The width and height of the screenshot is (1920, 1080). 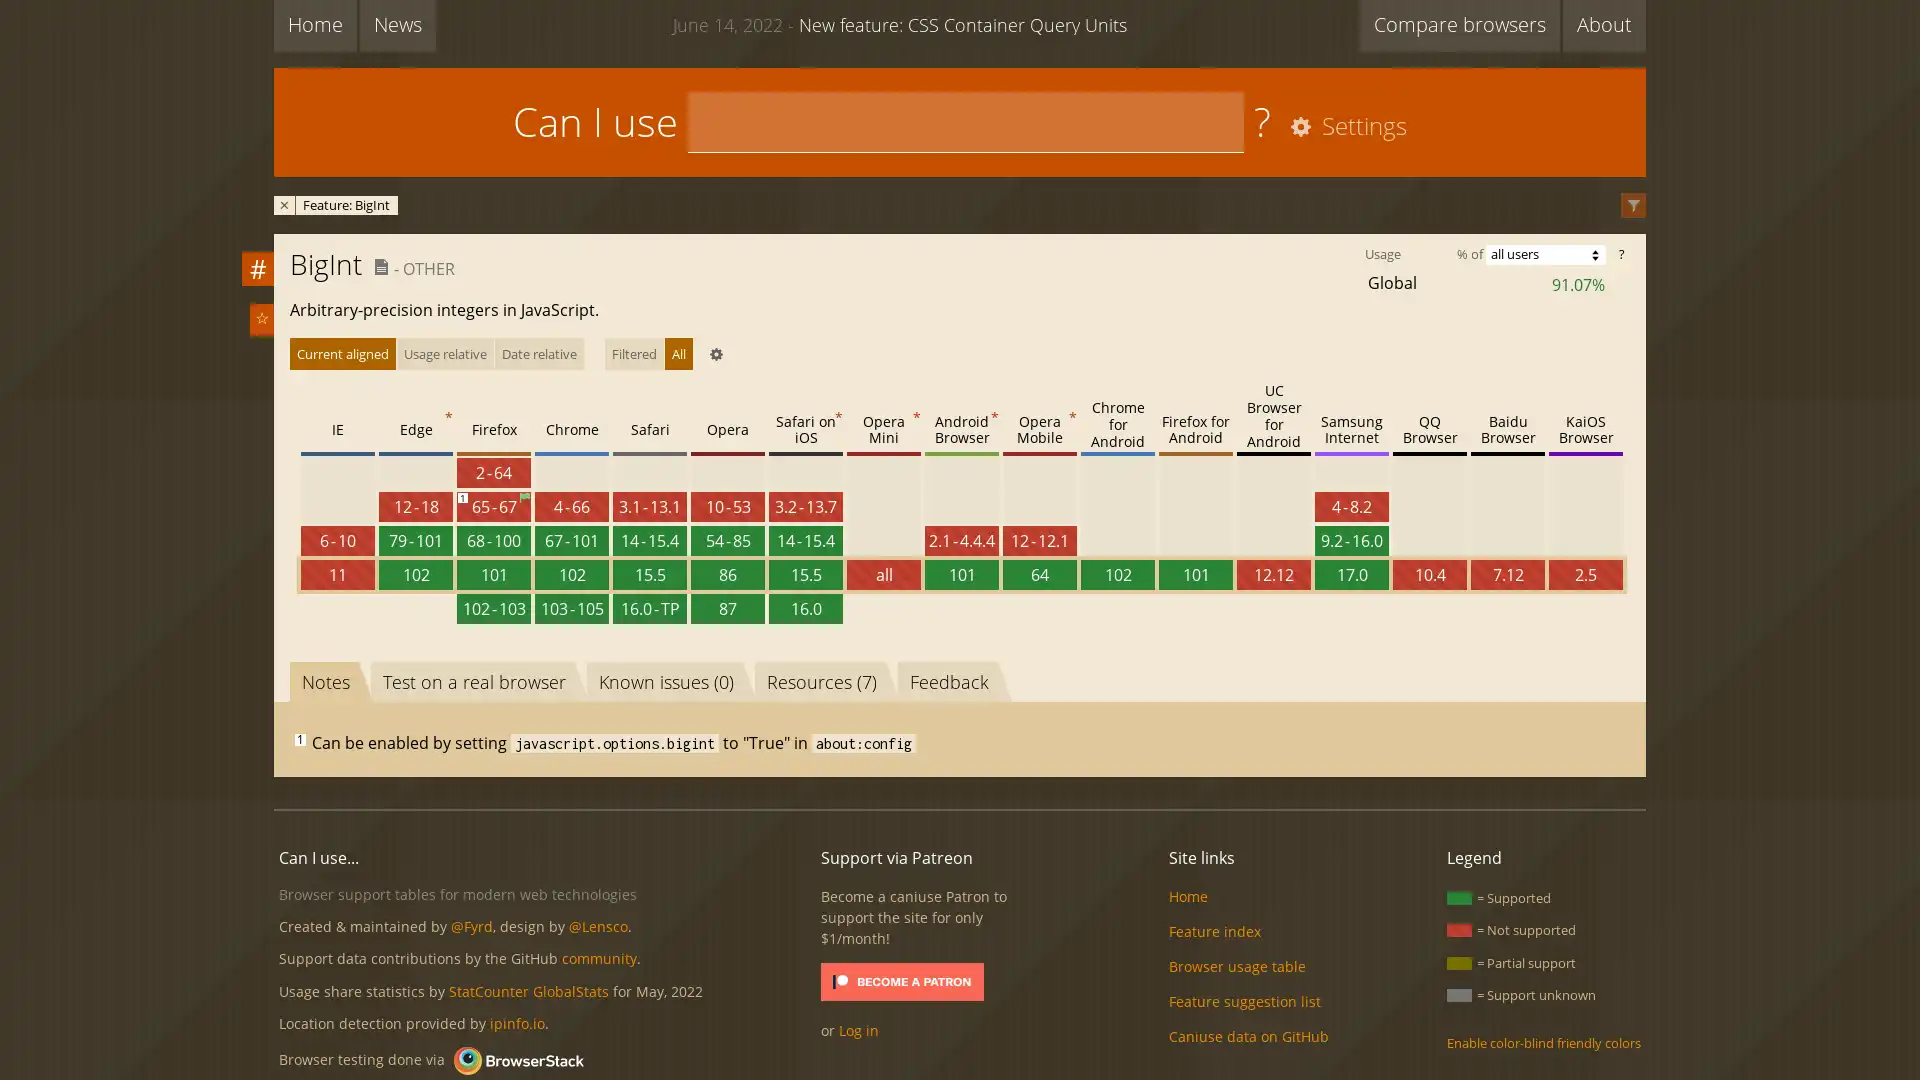 What do you see at coordinates (342, 353) in the screenshot?
I see `Current aligned` at bounding box center [342, 353].